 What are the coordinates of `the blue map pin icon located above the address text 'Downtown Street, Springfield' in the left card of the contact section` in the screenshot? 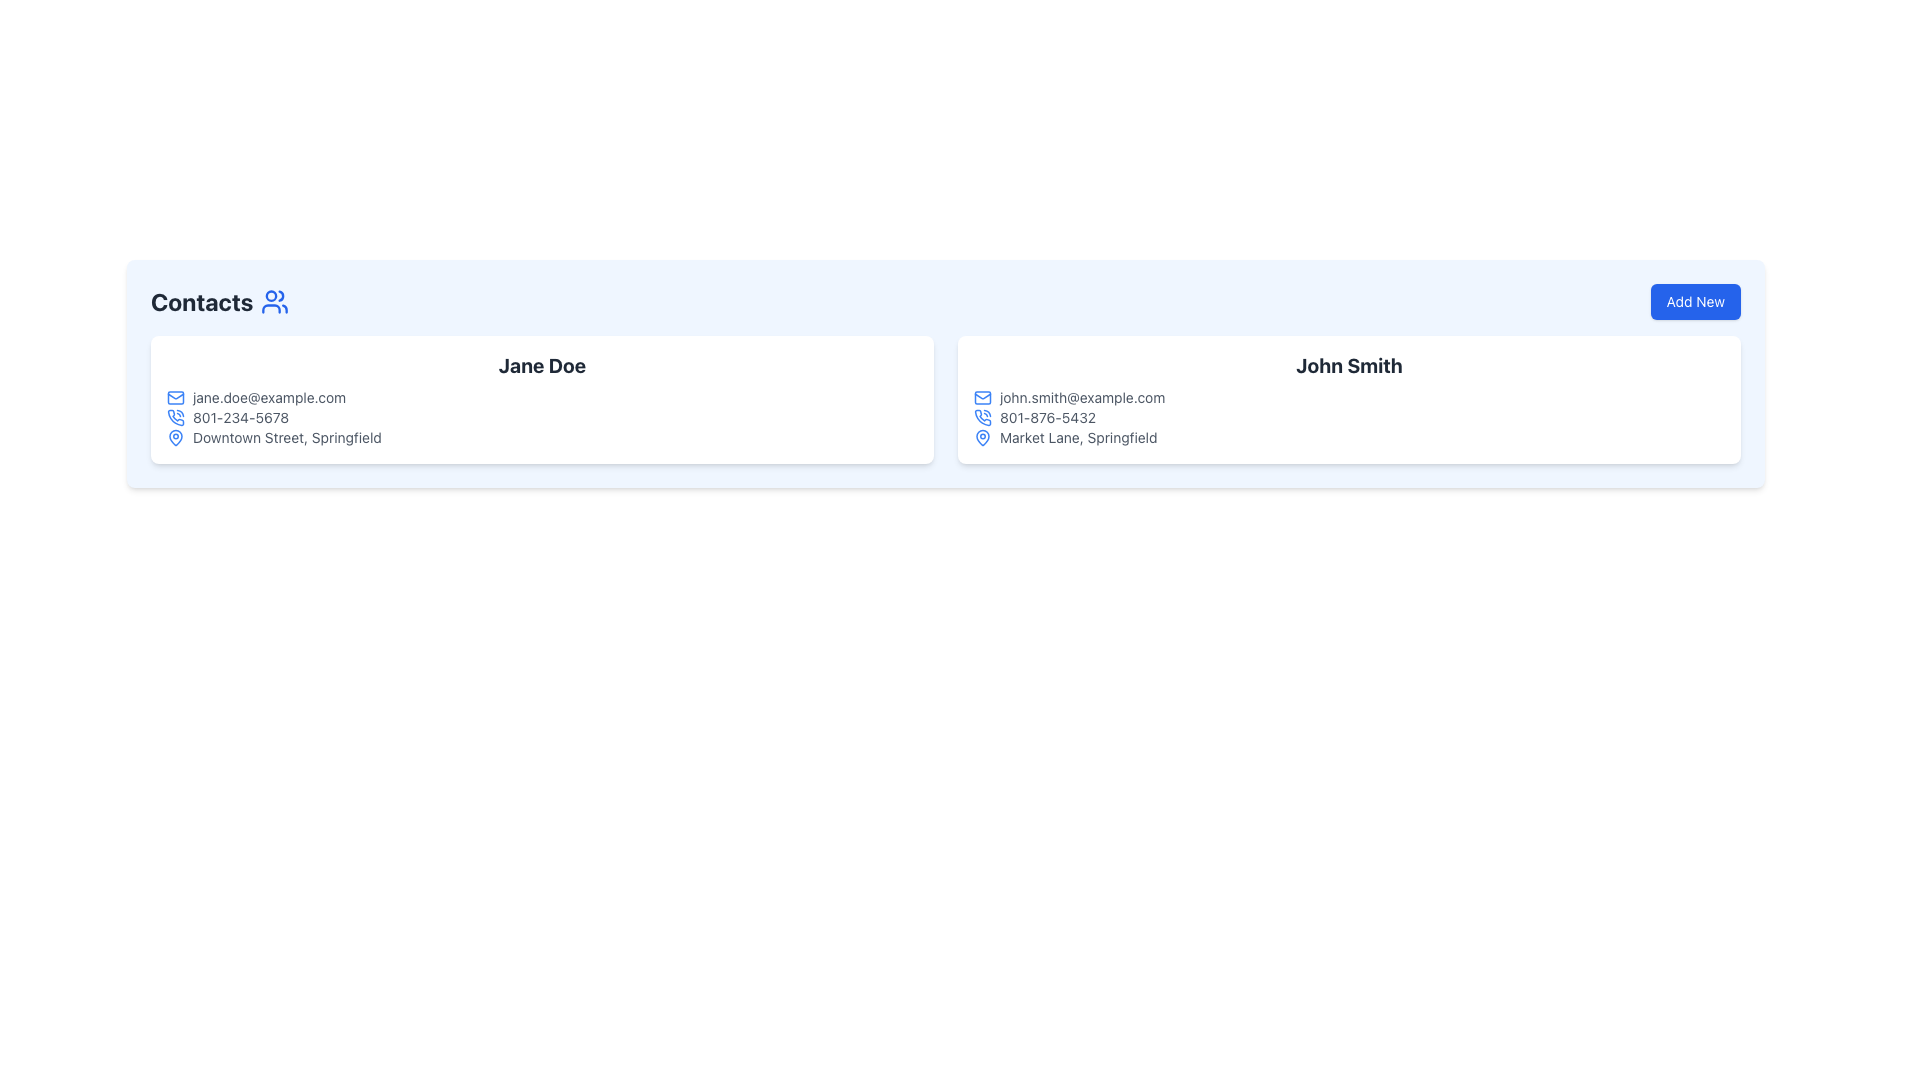 It's located at (176, 437).